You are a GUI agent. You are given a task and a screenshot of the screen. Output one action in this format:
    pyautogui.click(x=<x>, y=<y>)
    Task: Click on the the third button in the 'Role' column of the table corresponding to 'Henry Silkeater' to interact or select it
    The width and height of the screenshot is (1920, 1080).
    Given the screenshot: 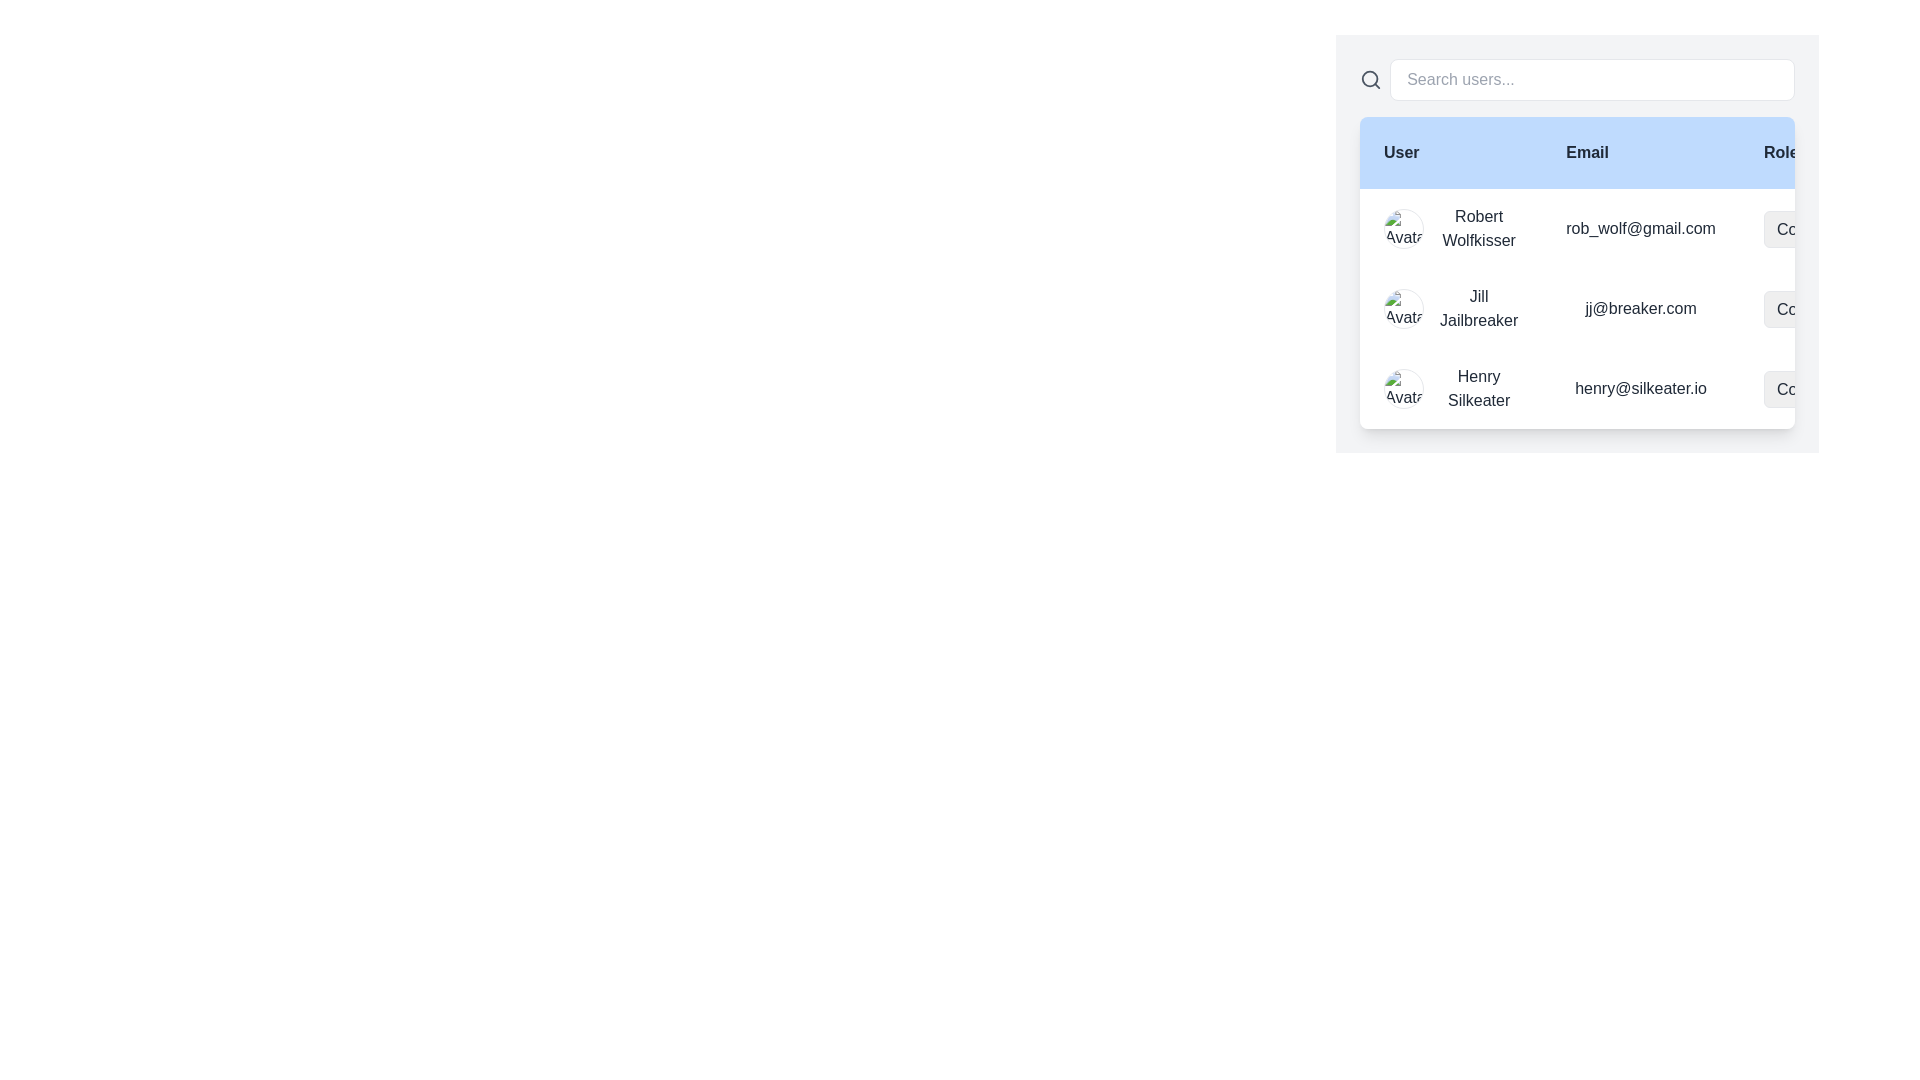 What is the action you would take?
    pyautogui.click(x=1826, y=308)
    